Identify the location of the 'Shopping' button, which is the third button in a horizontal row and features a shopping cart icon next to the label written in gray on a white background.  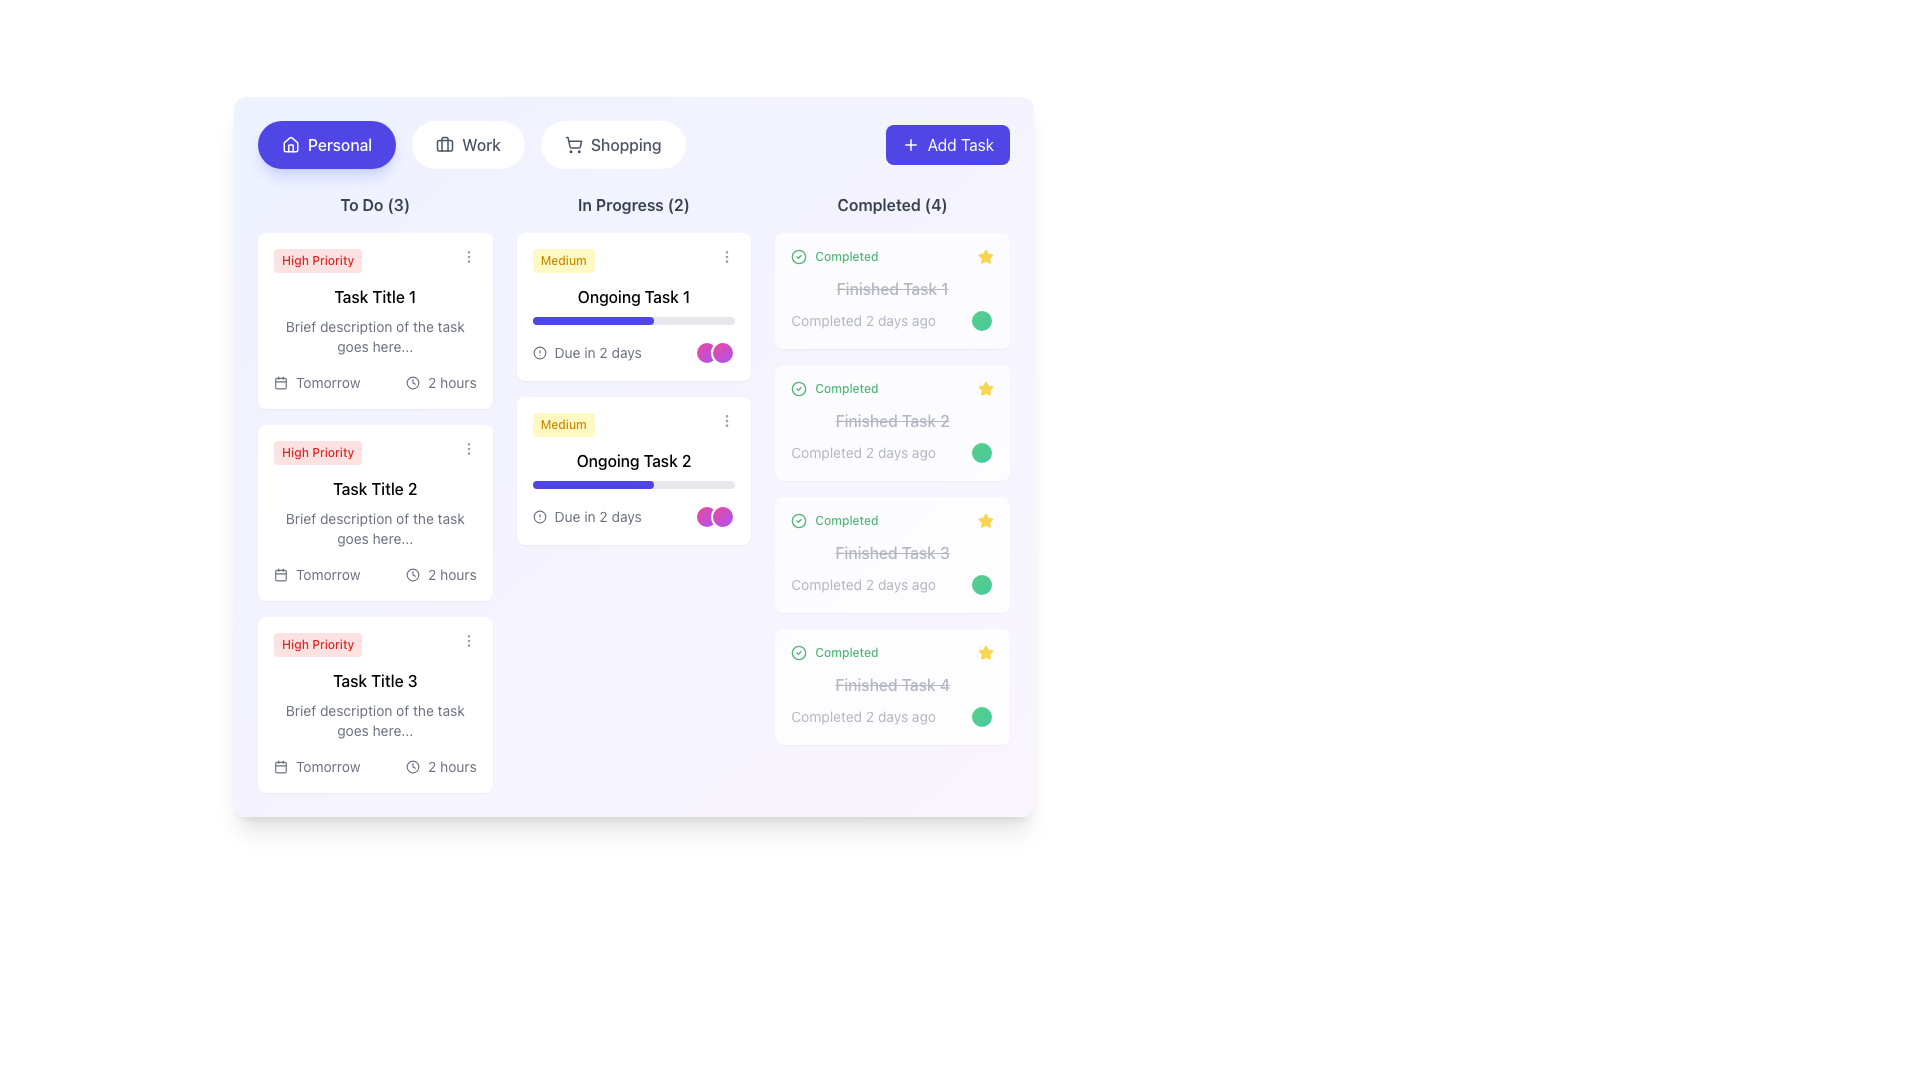
(612, 144).